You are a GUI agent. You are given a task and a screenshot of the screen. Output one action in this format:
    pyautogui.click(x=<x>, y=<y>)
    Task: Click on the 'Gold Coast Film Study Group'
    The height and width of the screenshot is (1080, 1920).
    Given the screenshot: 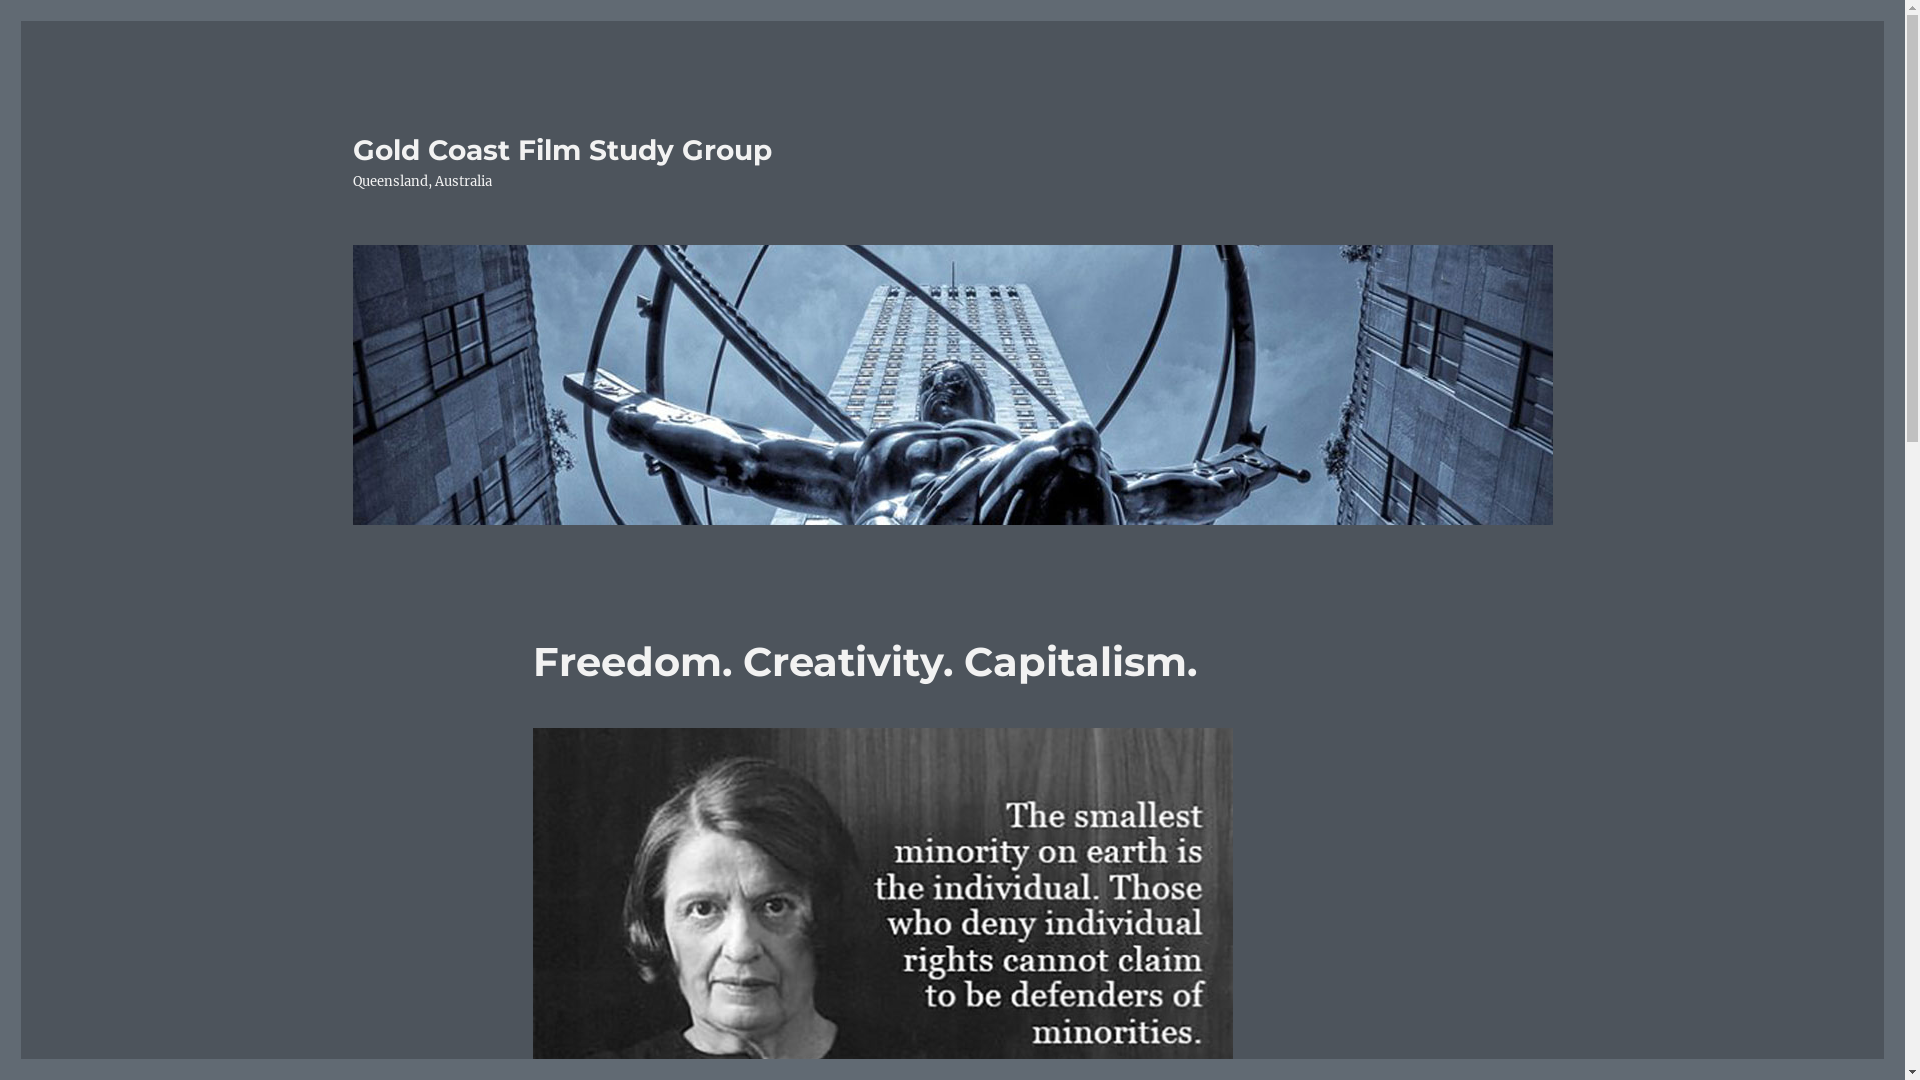 What is the action you would take?
    pyautogui.click(x=560, y=149)
    